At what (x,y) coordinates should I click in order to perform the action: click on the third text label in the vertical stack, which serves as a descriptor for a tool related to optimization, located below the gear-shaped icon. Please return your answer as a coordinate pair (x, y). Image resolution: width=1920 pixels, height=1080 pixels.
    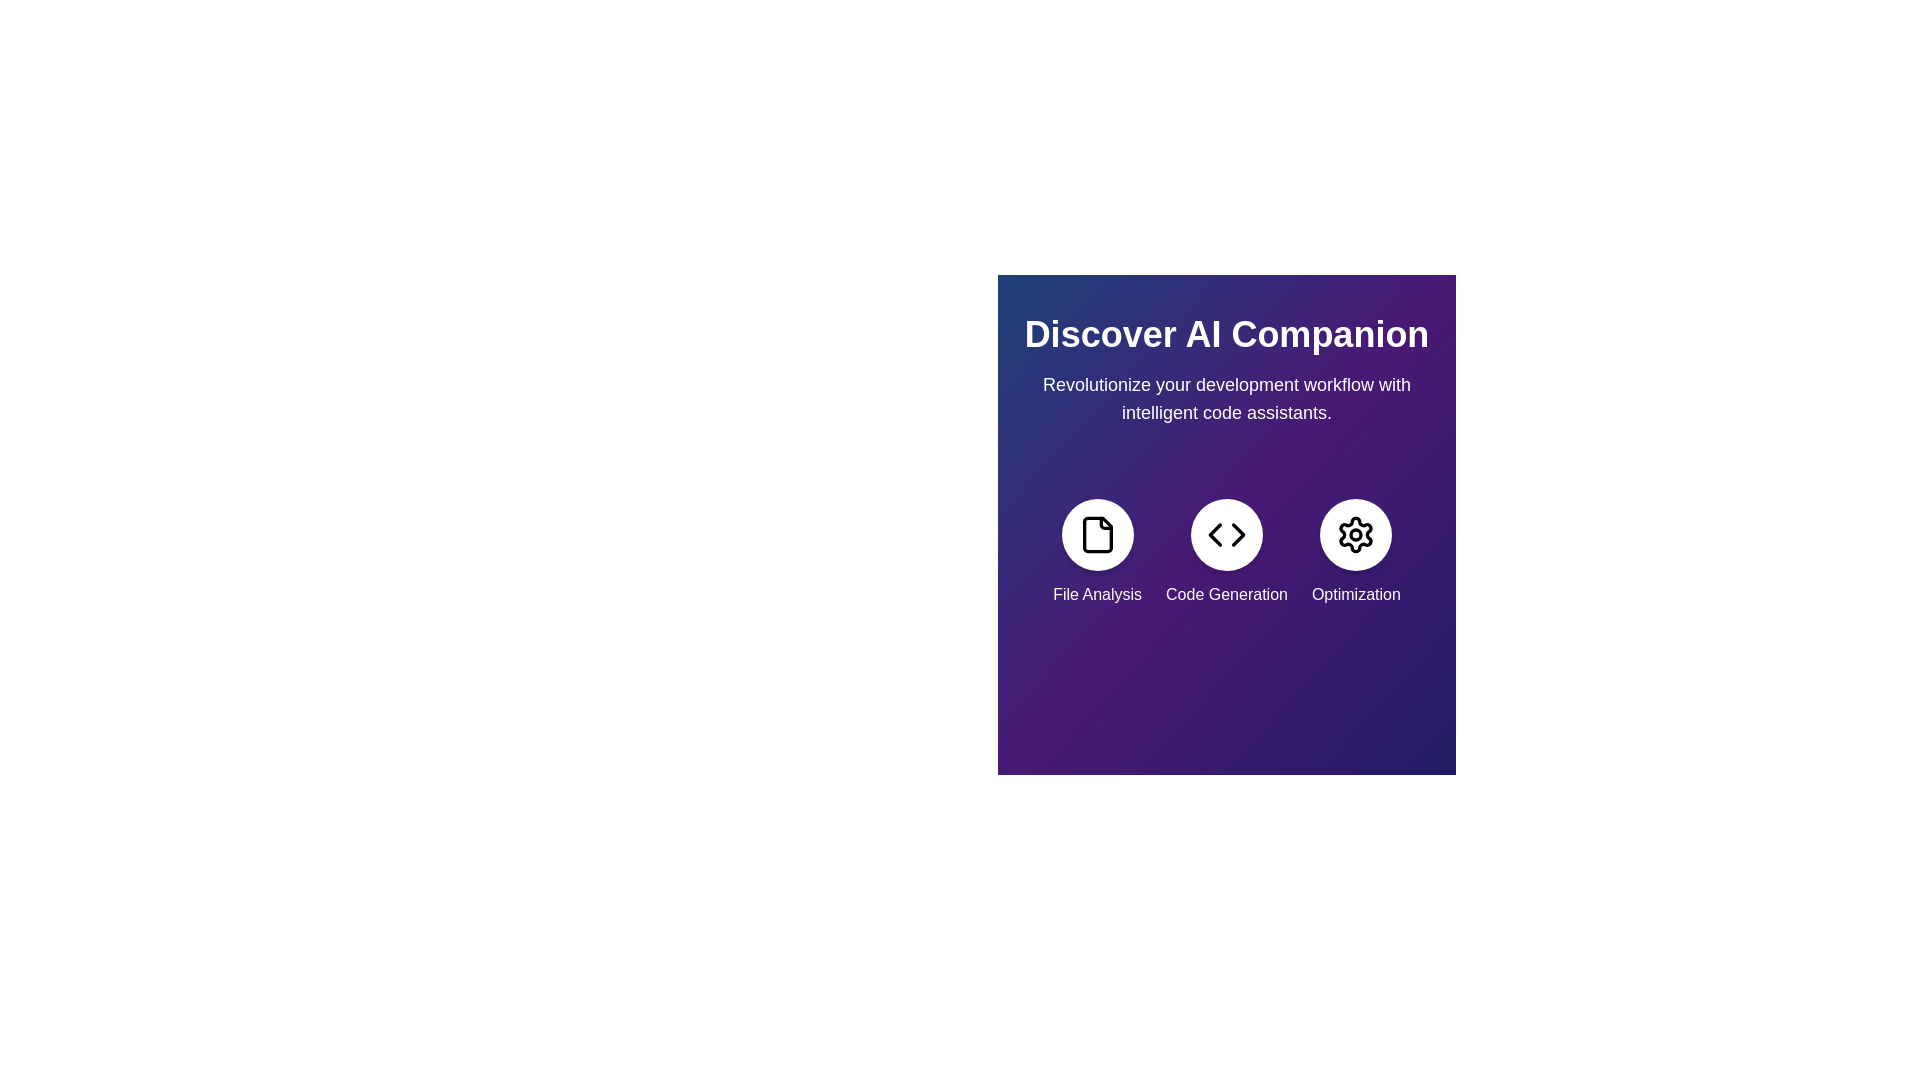
    Looking at the image, I should click on (1356, 593).